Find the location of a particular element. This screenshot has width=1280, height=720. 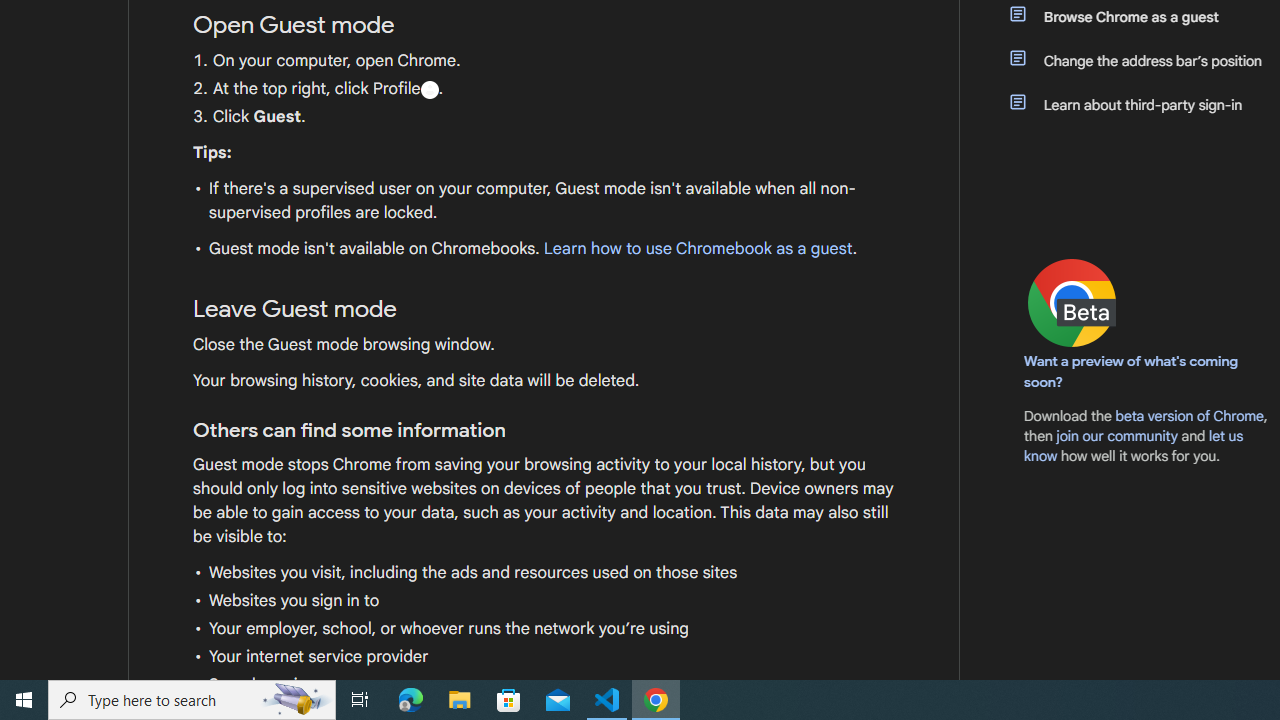

'join our community' is located at coordinates (1115, 434).